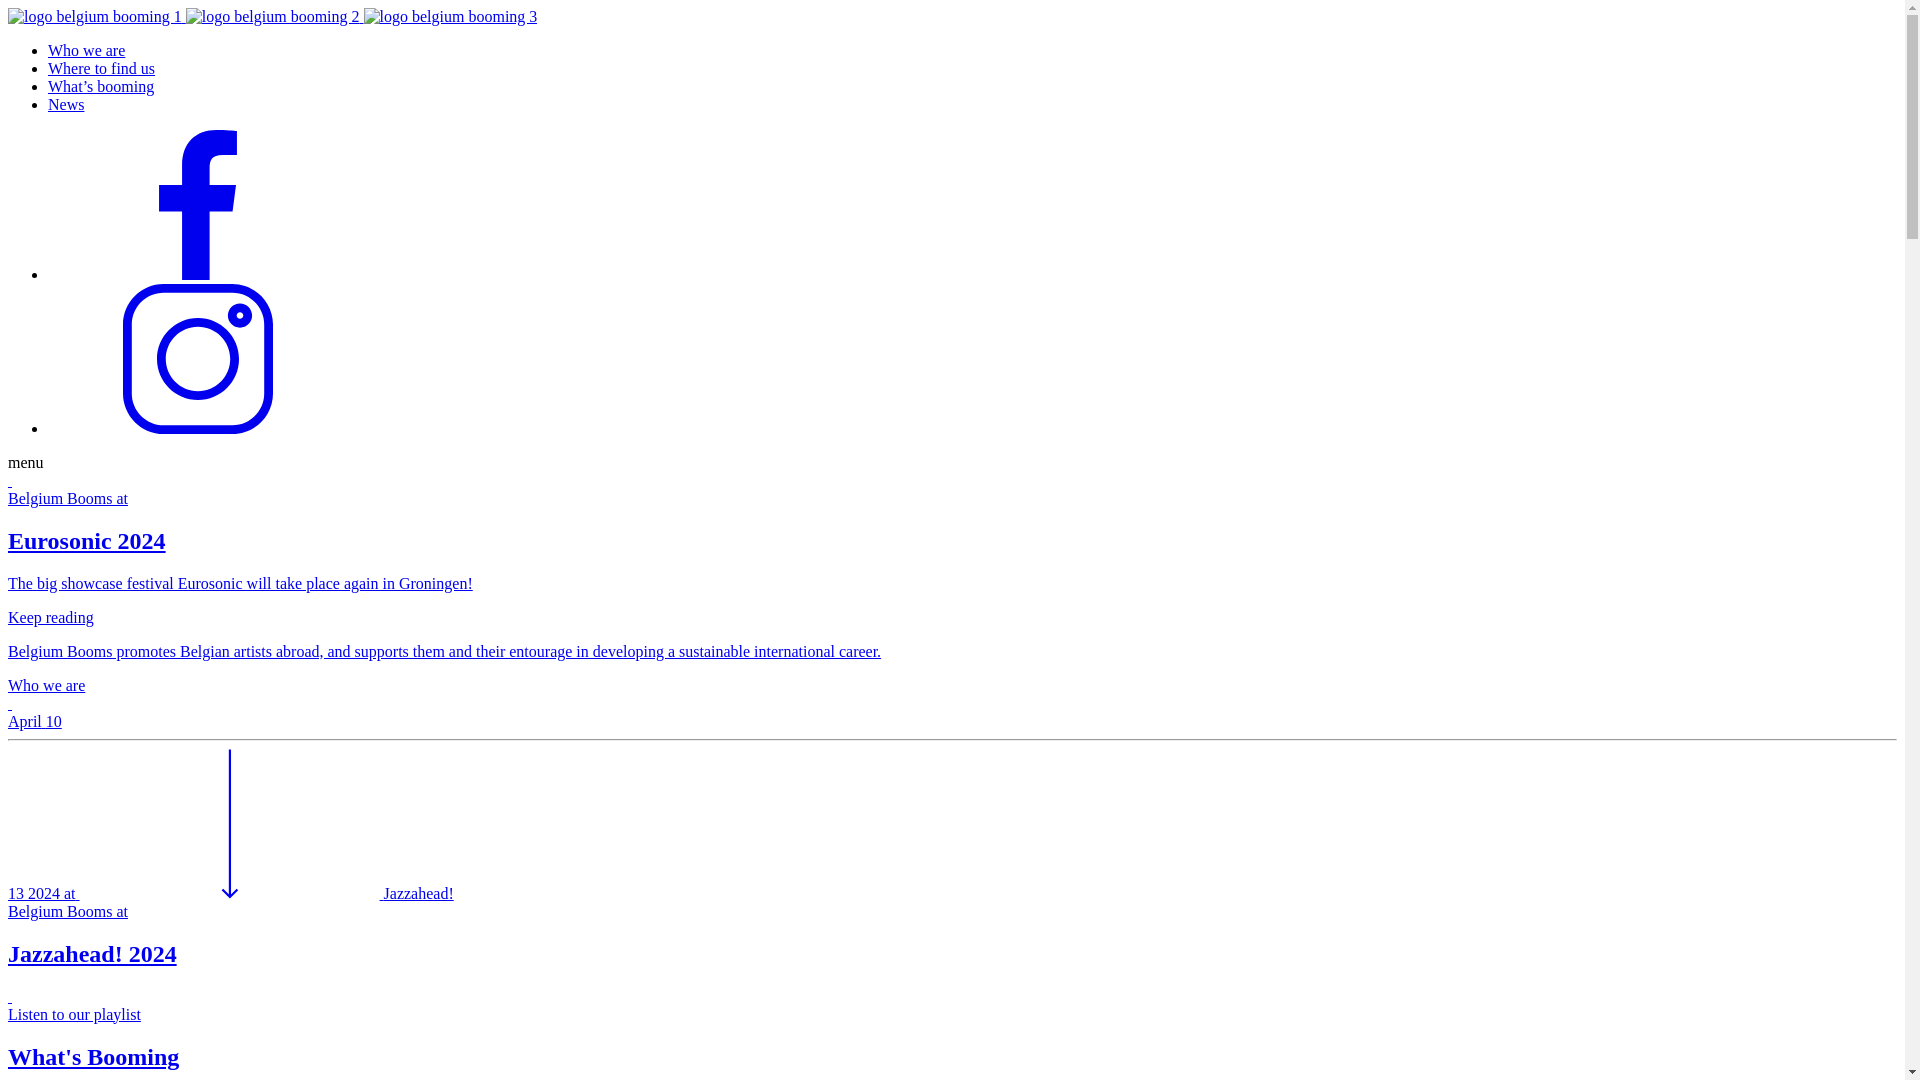 Image resolution: width=1920 pixels, height=1080 pixels. I want to click on 'Where to find us', so click(100, 67).